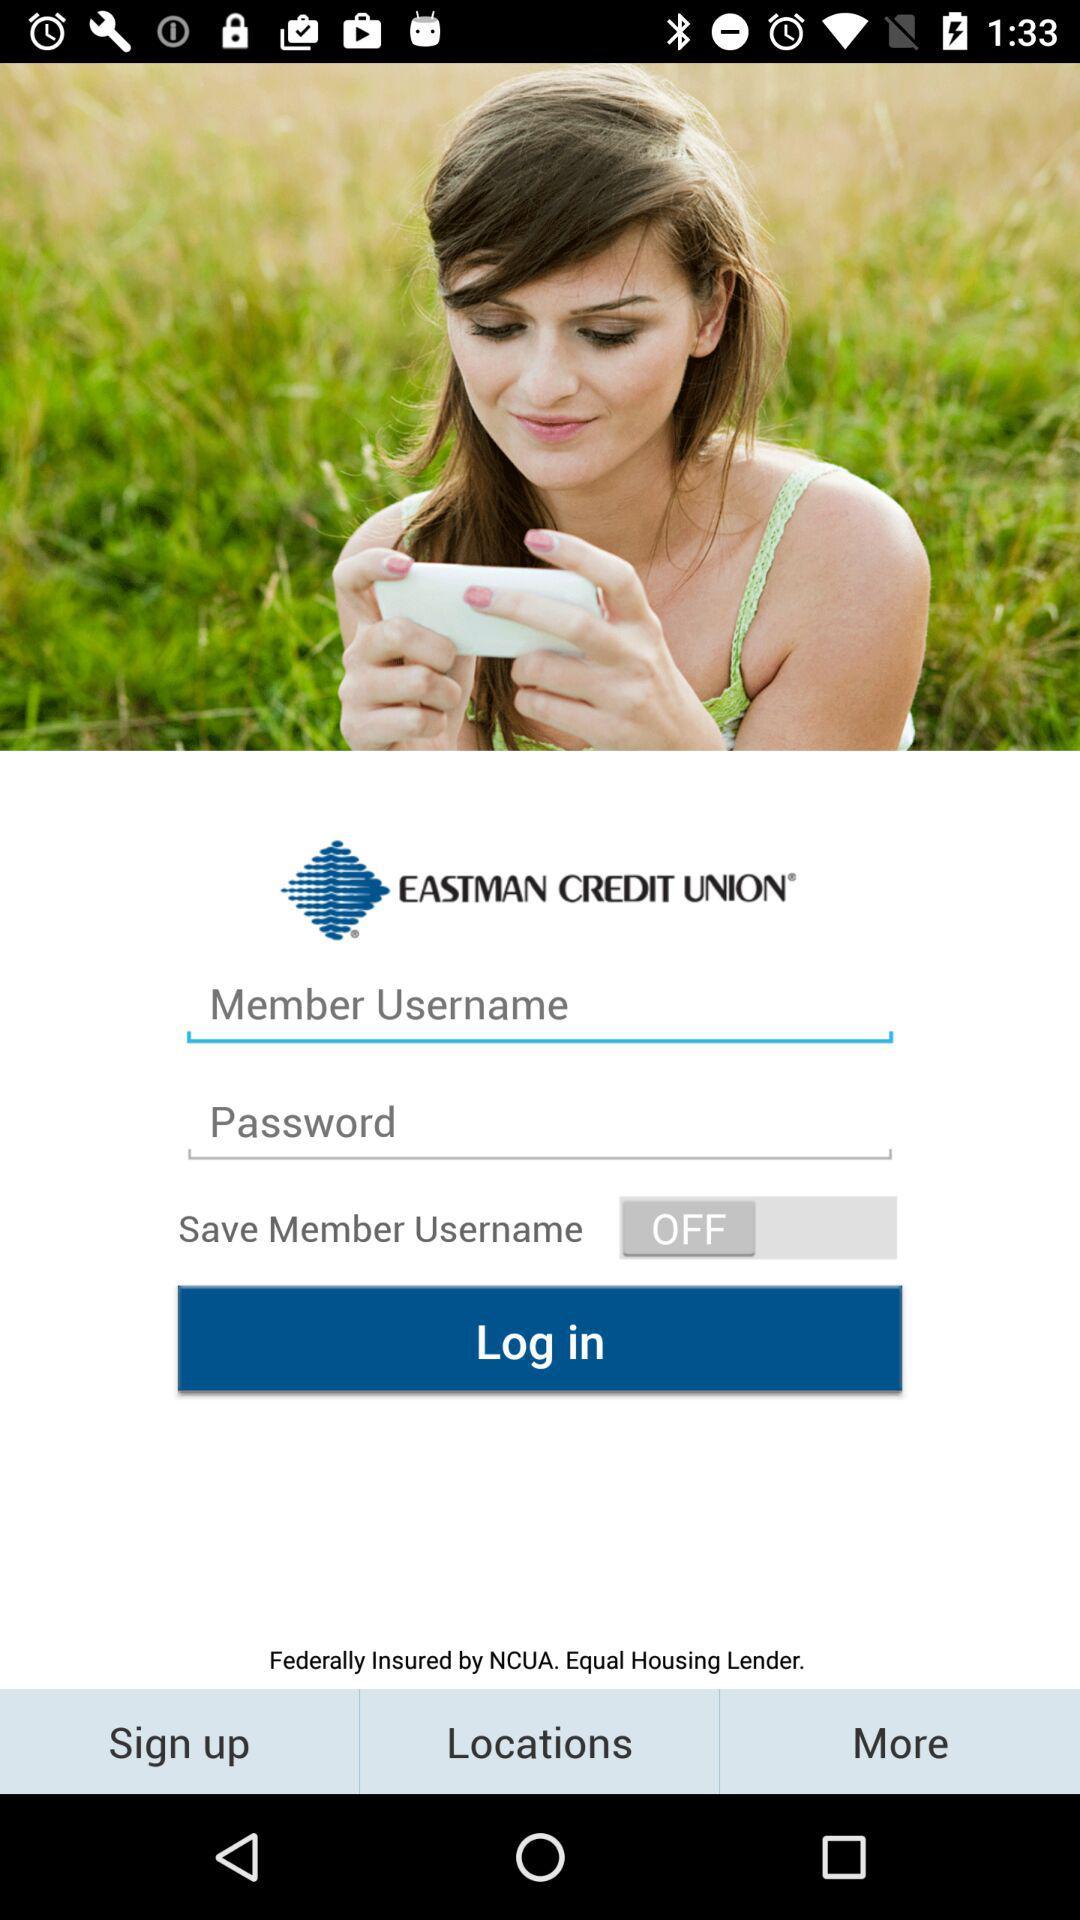 The height and width of the screenshot is (1920, 1080). Describe the element at coordinates (178, 1740) in the screenshot. I see `sign up` at that location.